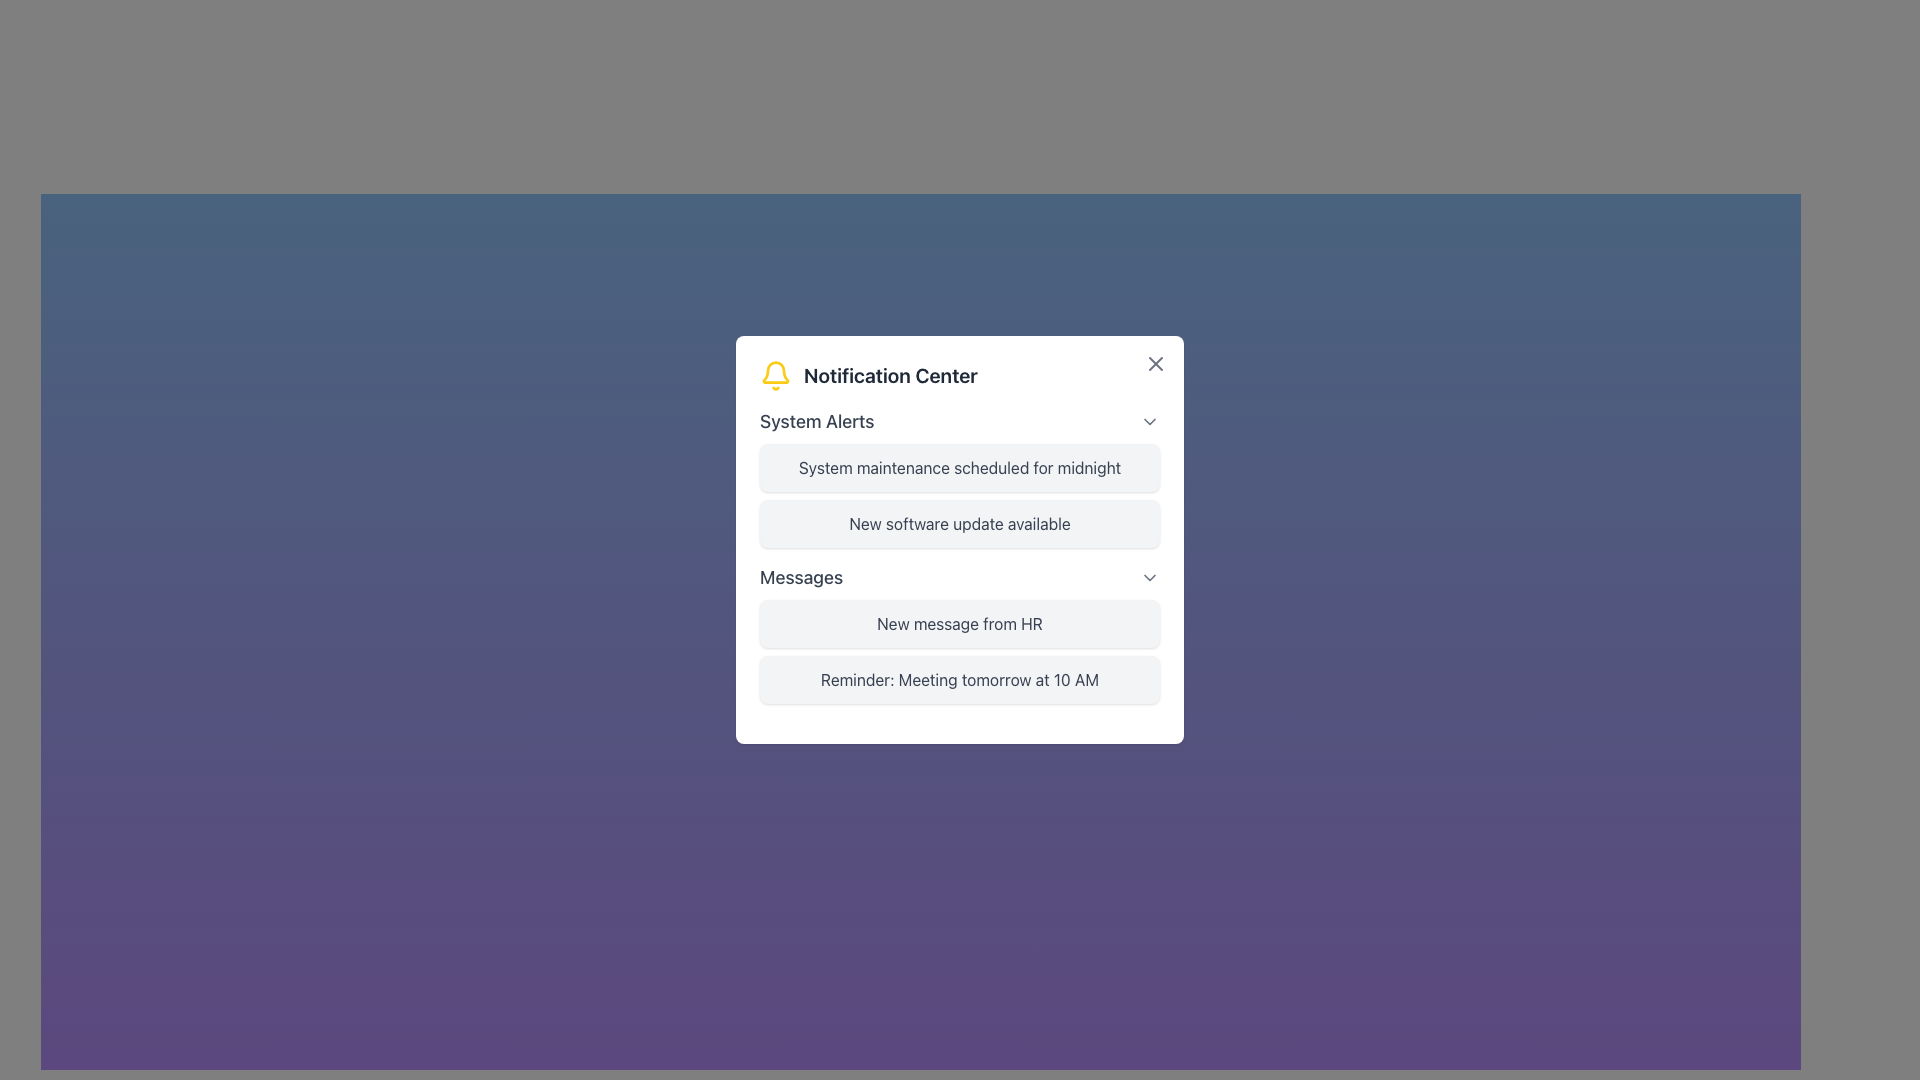 The width and height of the screenshot is (1920, 1080). What do you see at coordinates (1156, 363) in the screenshot?
I see `the 'X' button in the top-right corner of the 'Notification Center' modal` at bounding box center [1156, 363].